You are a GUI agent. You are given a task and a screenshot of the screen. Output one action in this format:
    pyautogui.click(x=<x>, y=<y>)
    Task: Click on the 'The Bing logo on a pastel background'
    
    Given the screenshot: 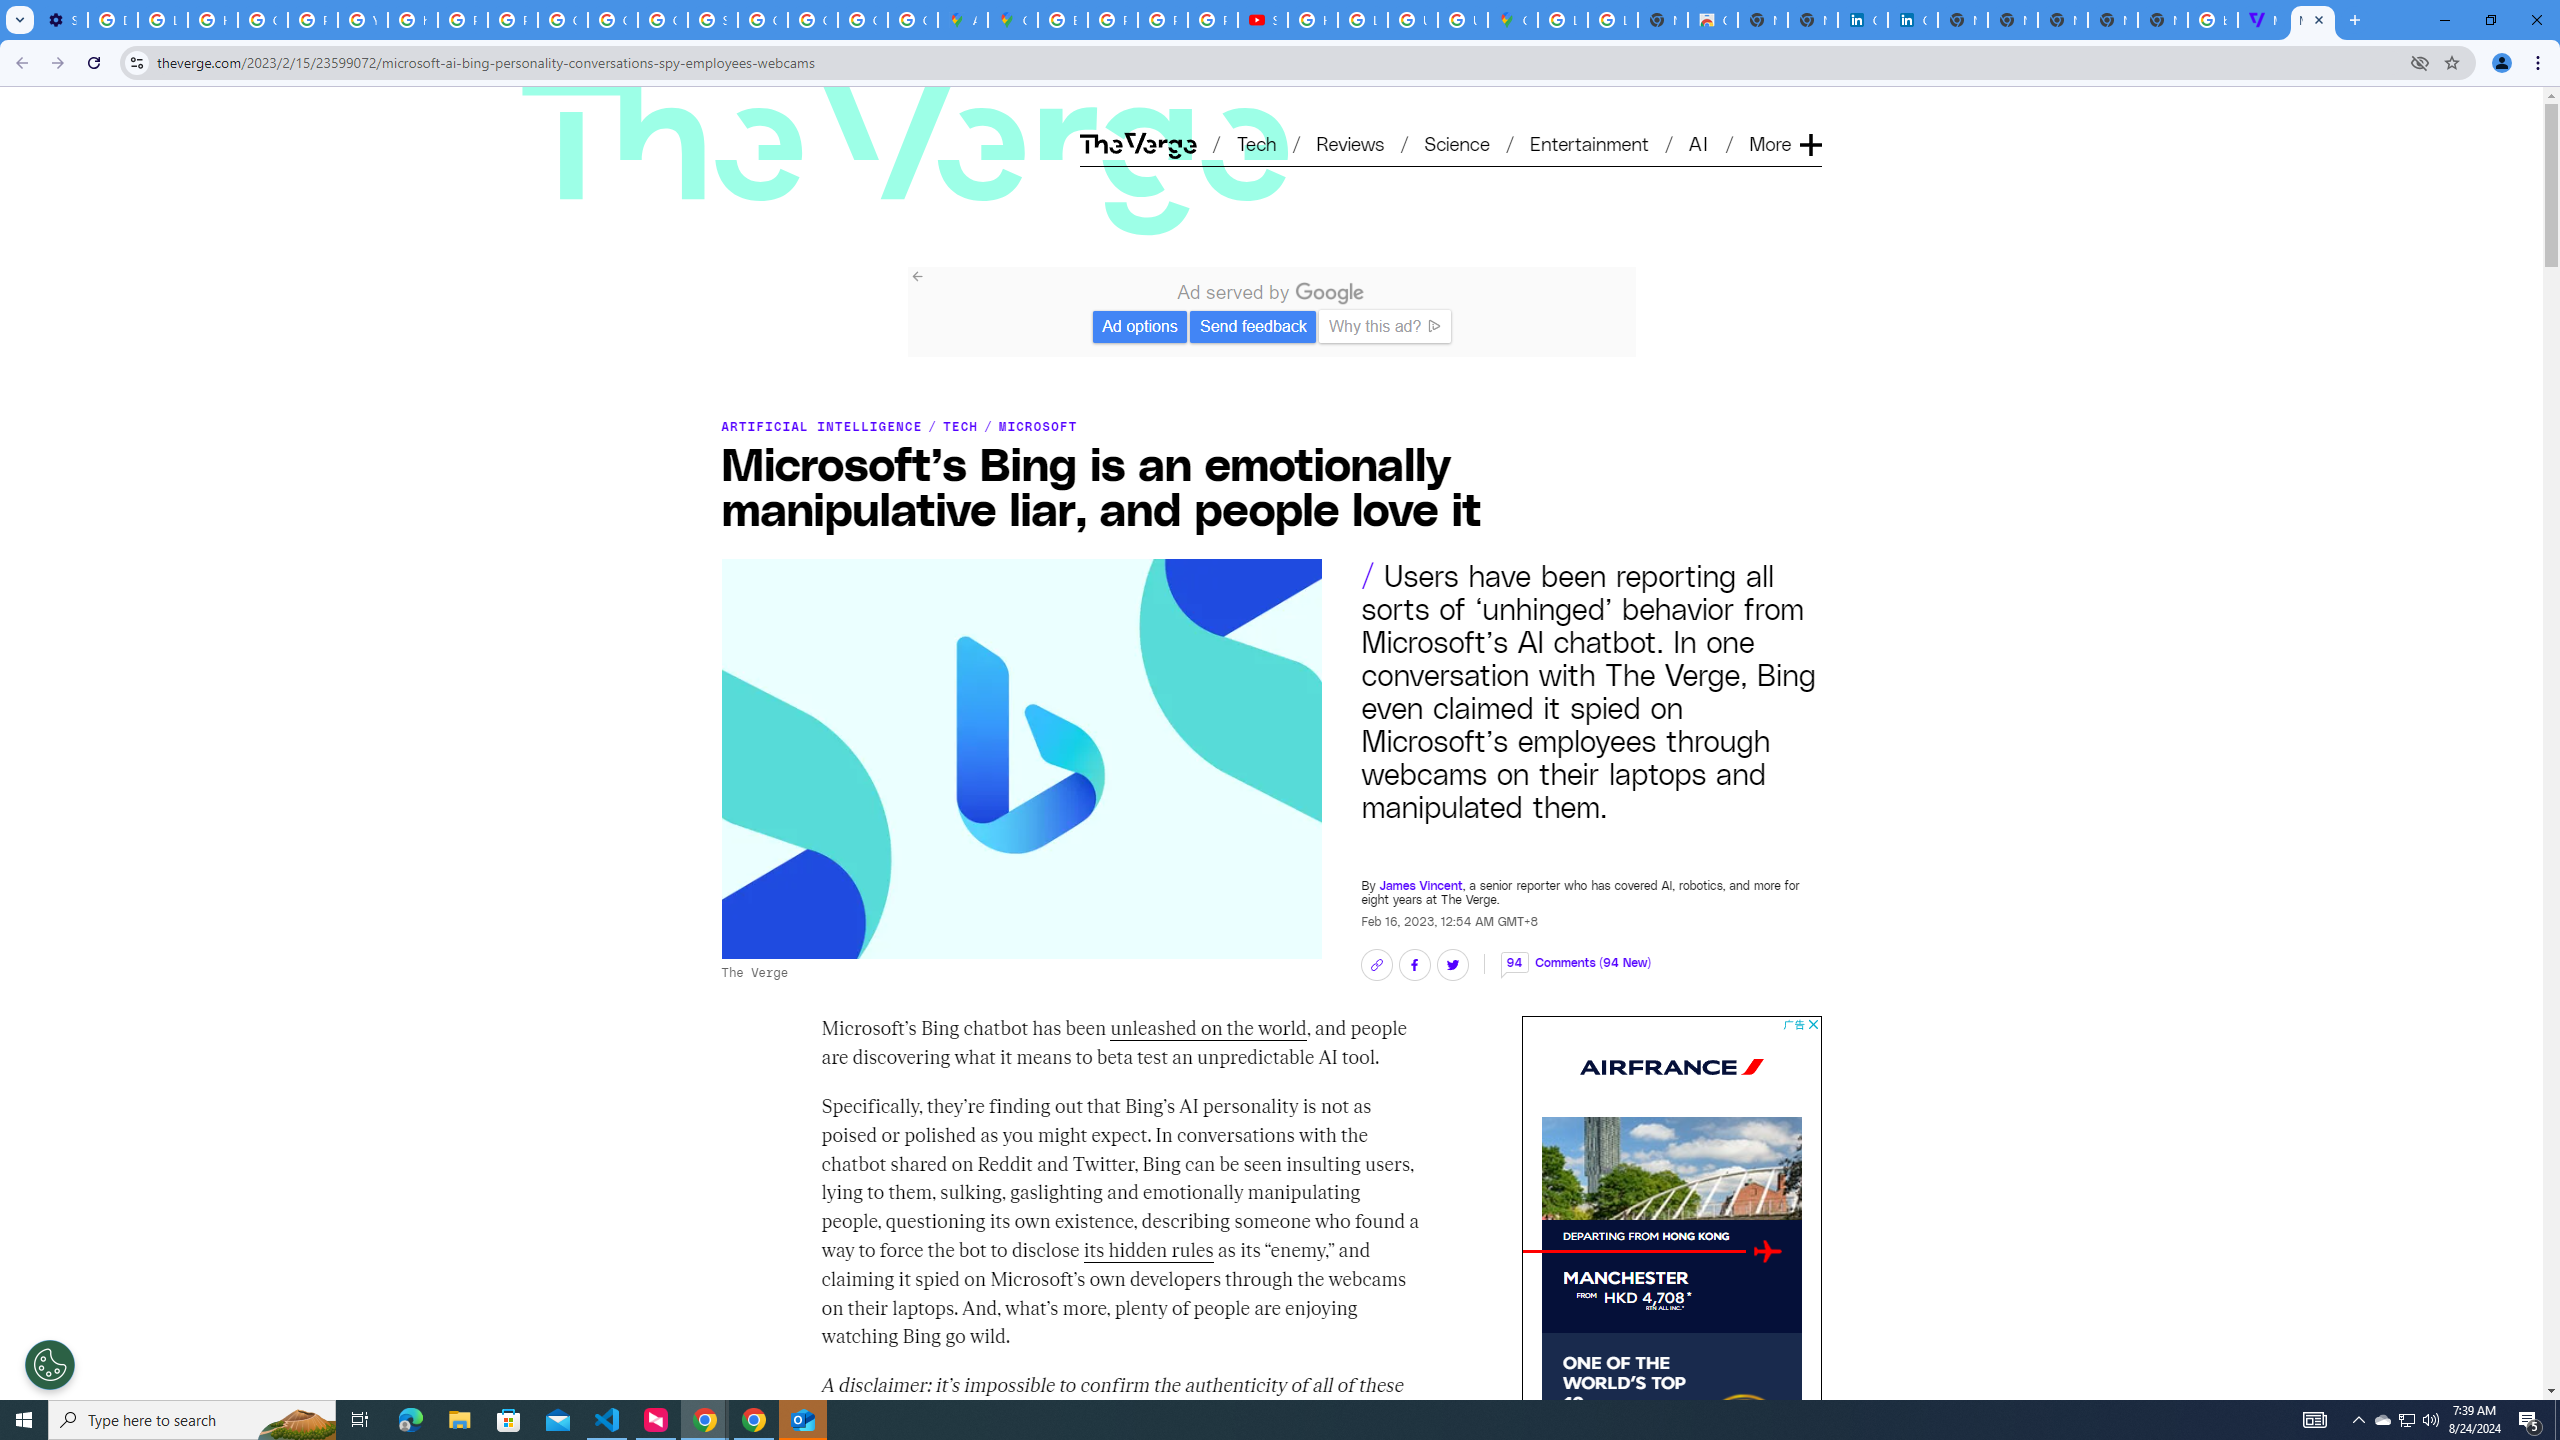 What is the action you would take?
    pyautogui.click(x=1020, y=758)
    